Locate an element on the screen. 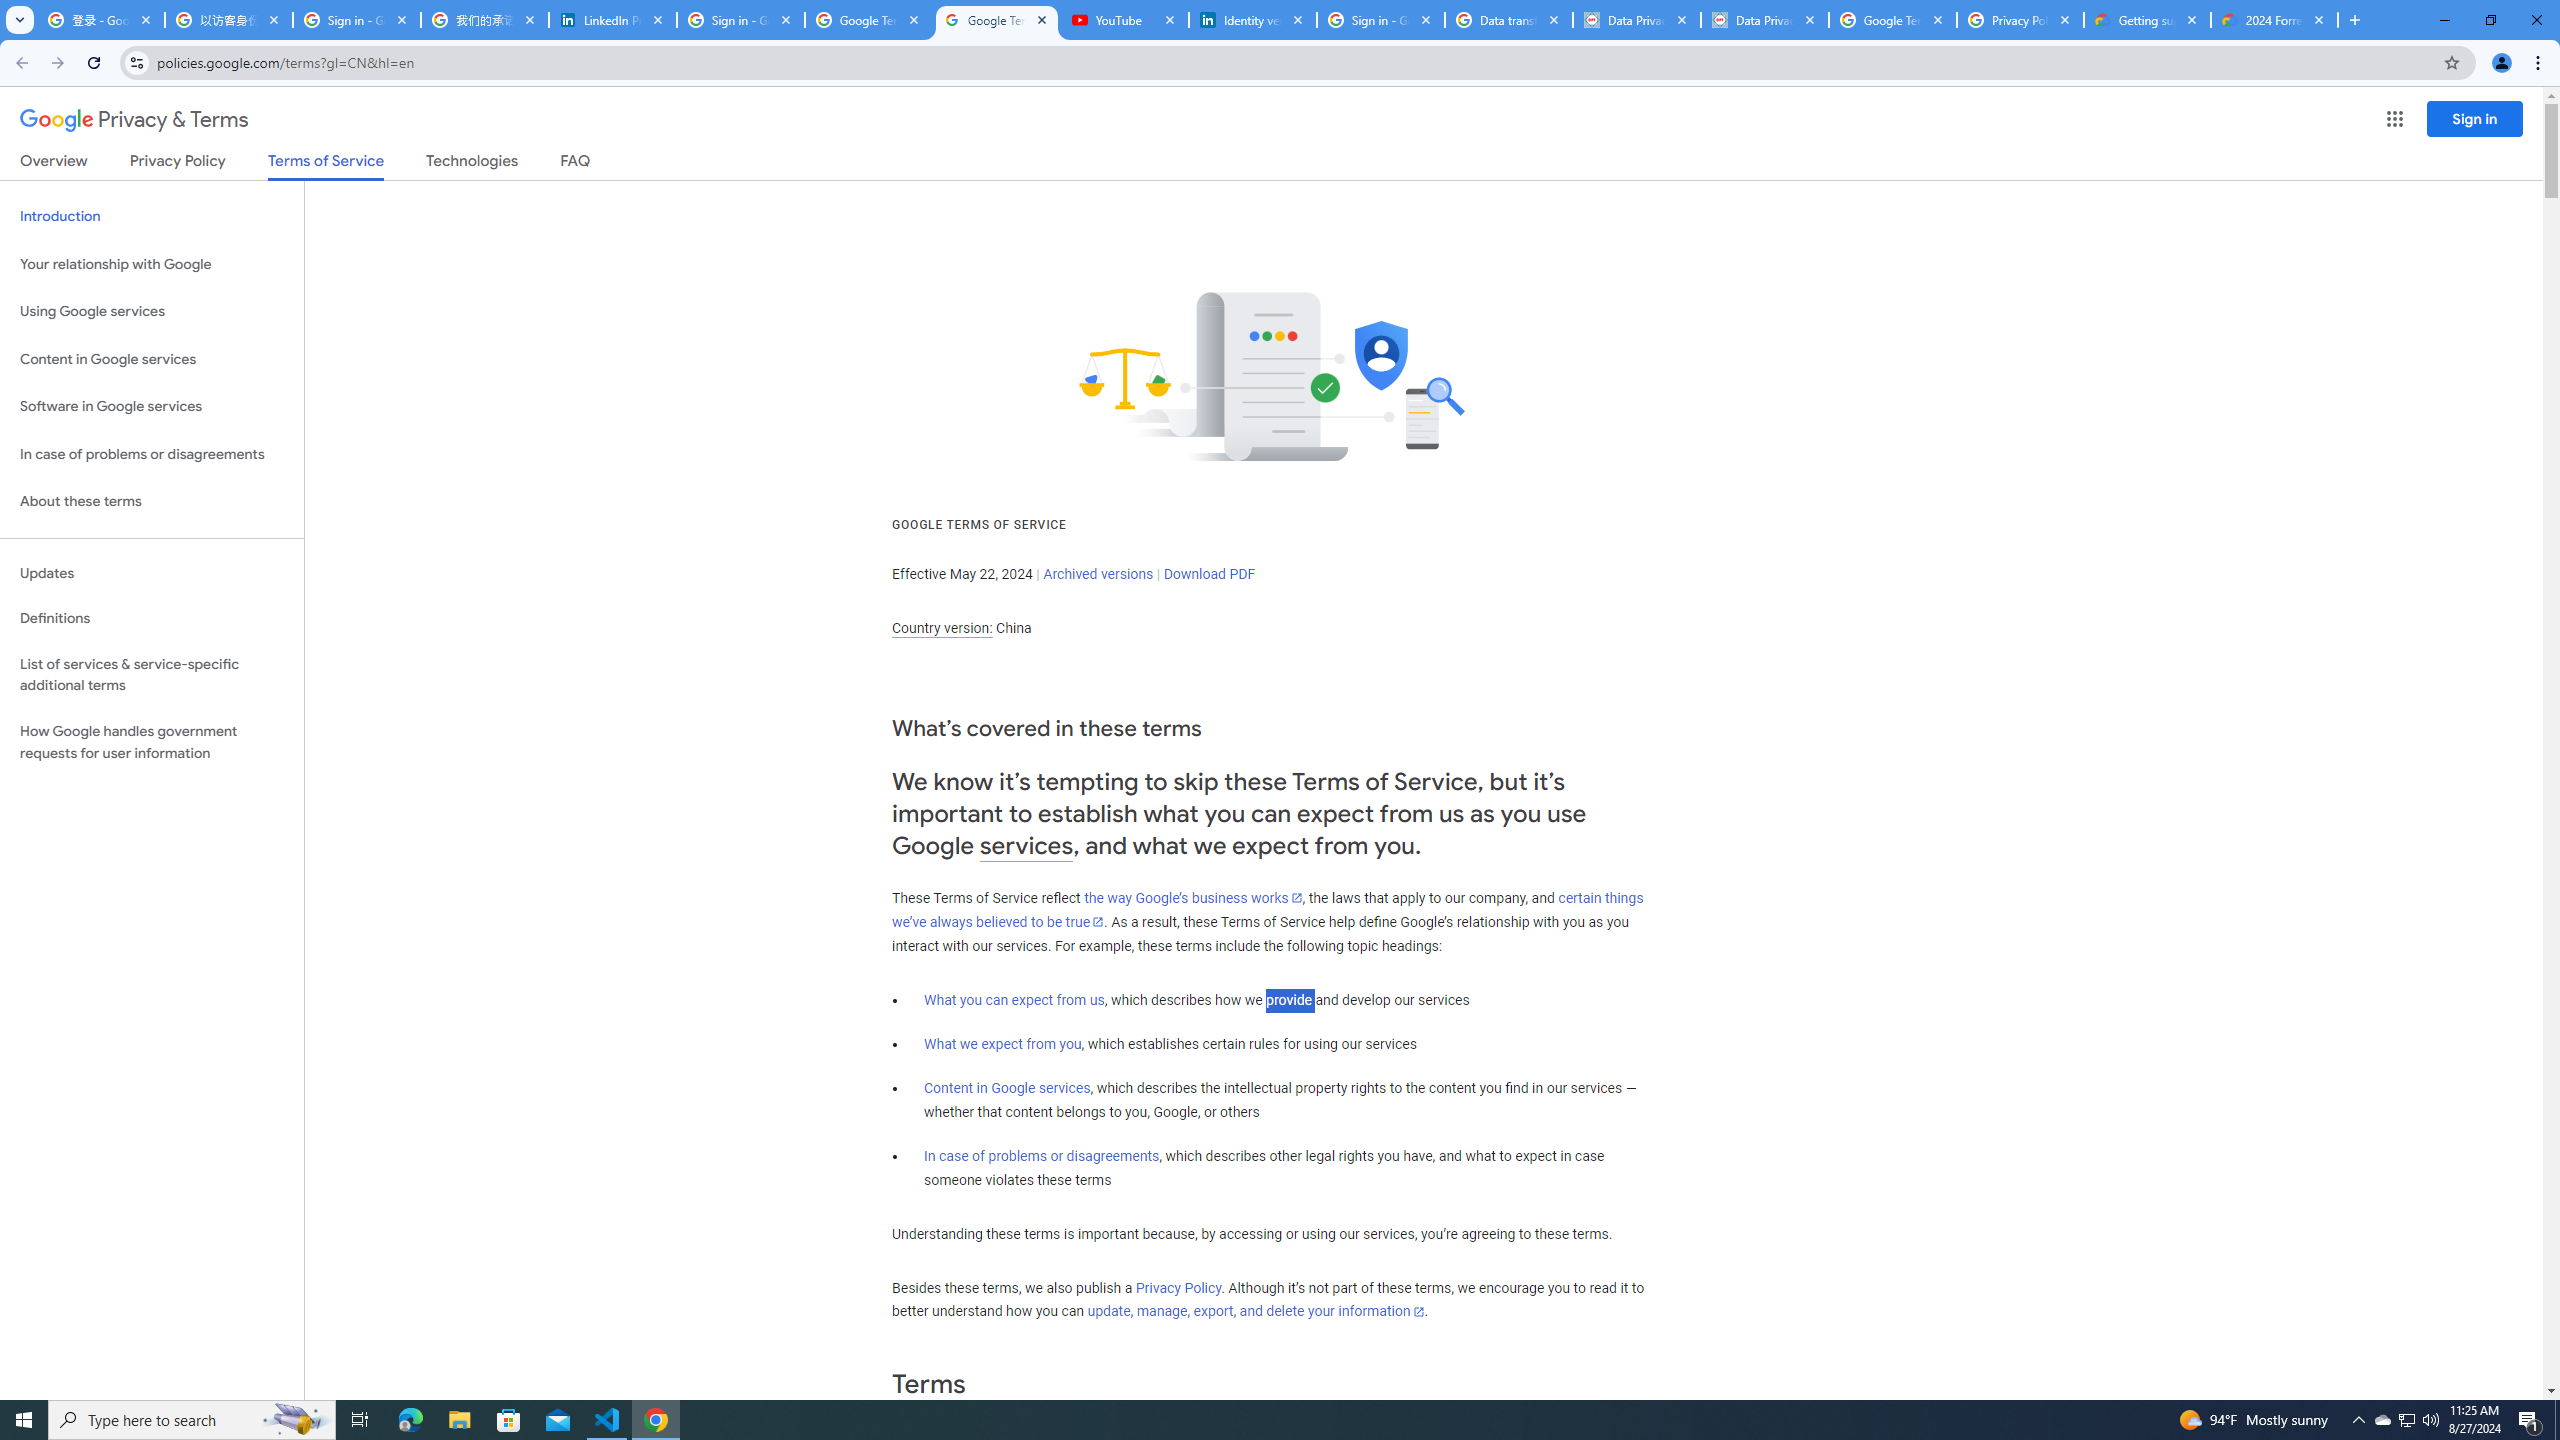 This screenshot has width=2560, height=1440. 'services' is located at coordinates (1026, 846).